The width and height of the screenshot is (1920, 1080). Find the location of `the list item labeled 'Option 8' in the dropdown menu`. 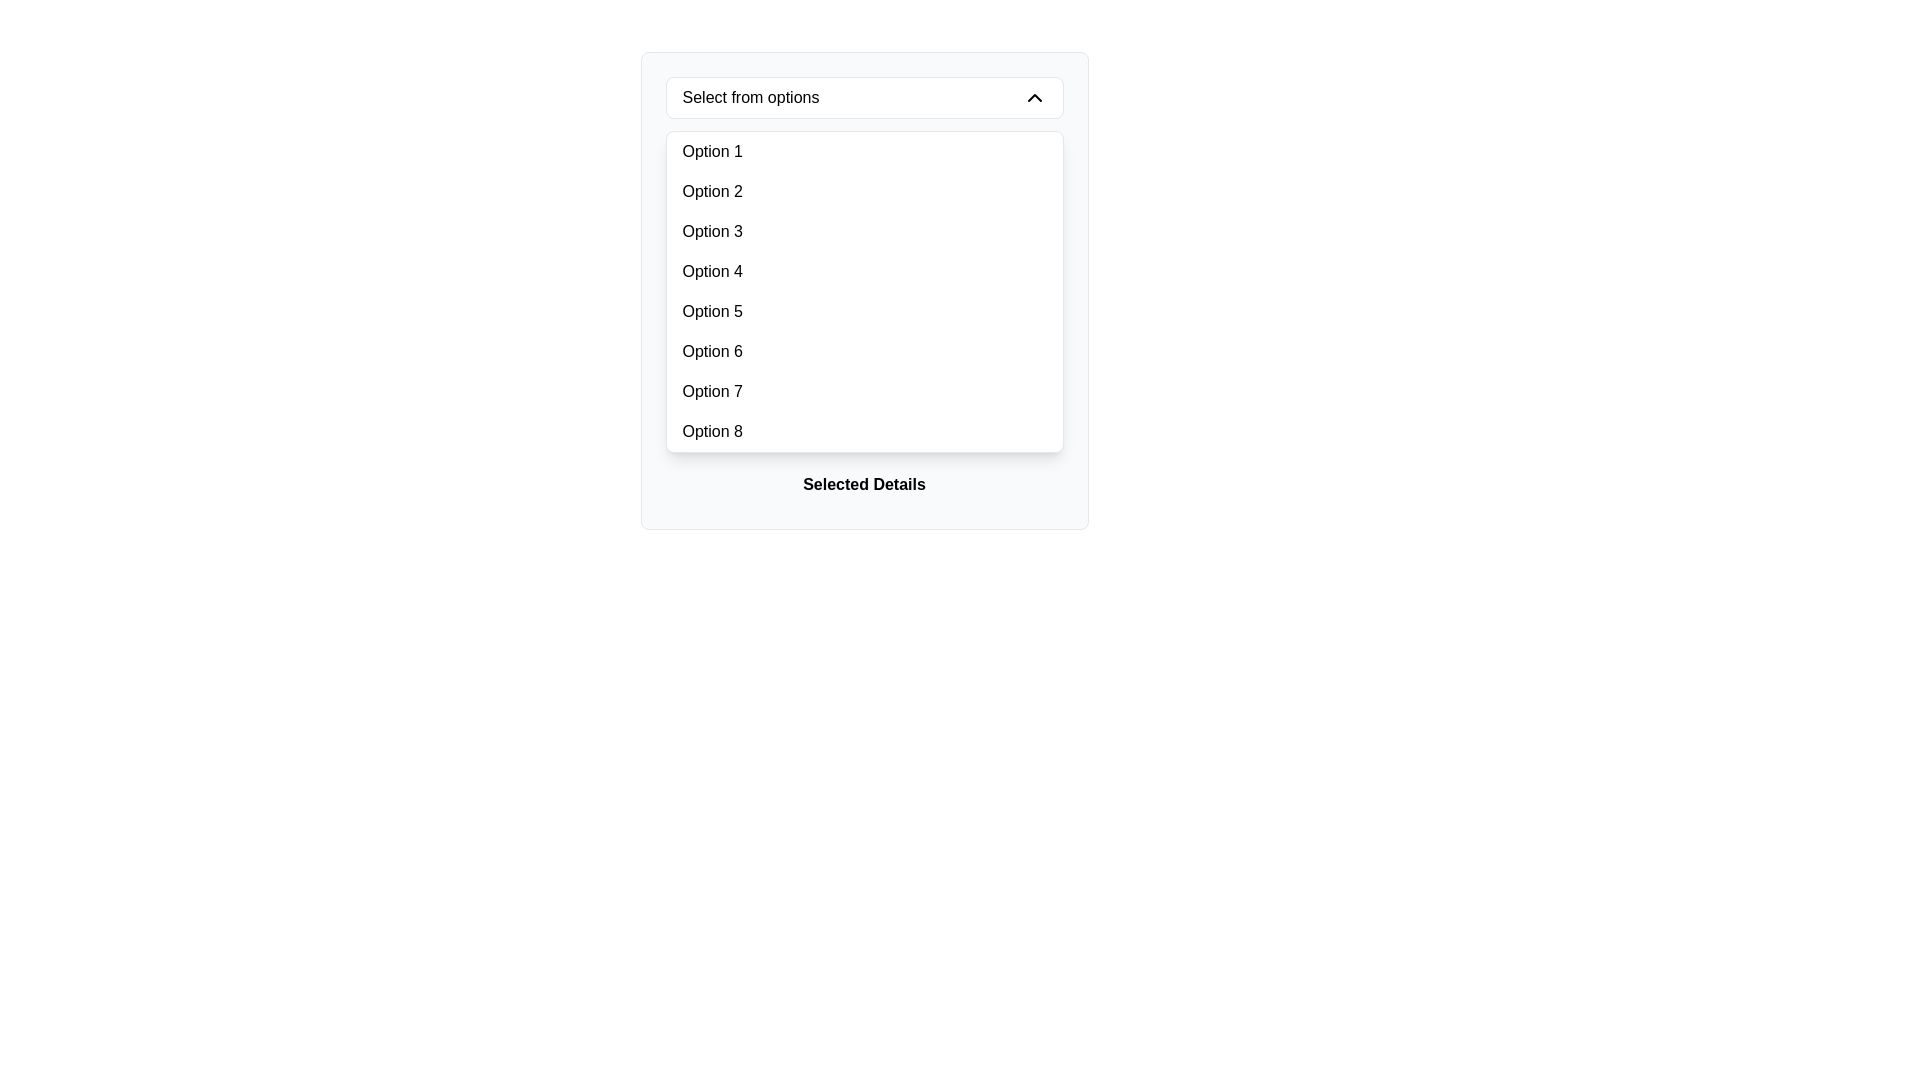

the list item labeled 'Option 8' in the dropdown menu is located at coordinates (864, 431).